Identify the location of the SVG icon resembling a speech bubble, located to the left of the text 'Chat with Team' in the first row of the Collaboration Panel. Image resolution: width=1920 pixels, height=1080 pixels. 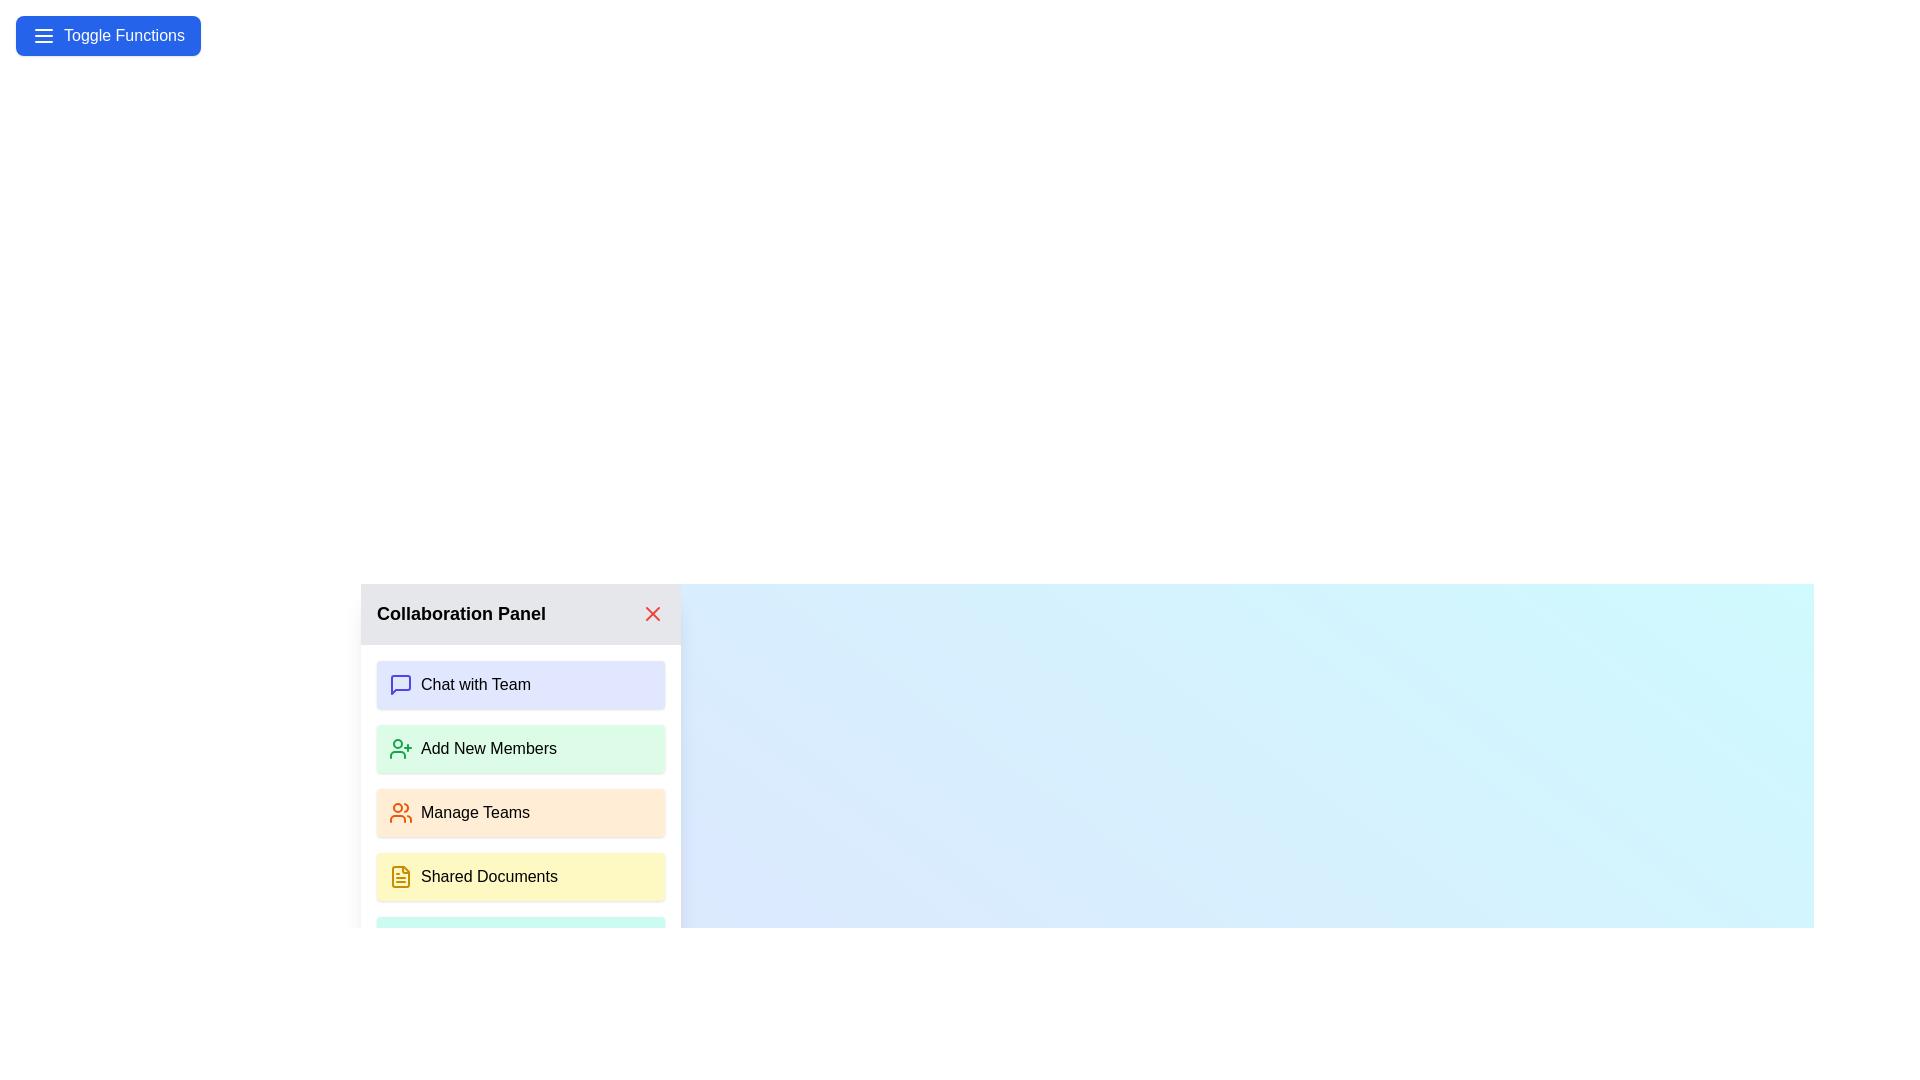
(400, 684).